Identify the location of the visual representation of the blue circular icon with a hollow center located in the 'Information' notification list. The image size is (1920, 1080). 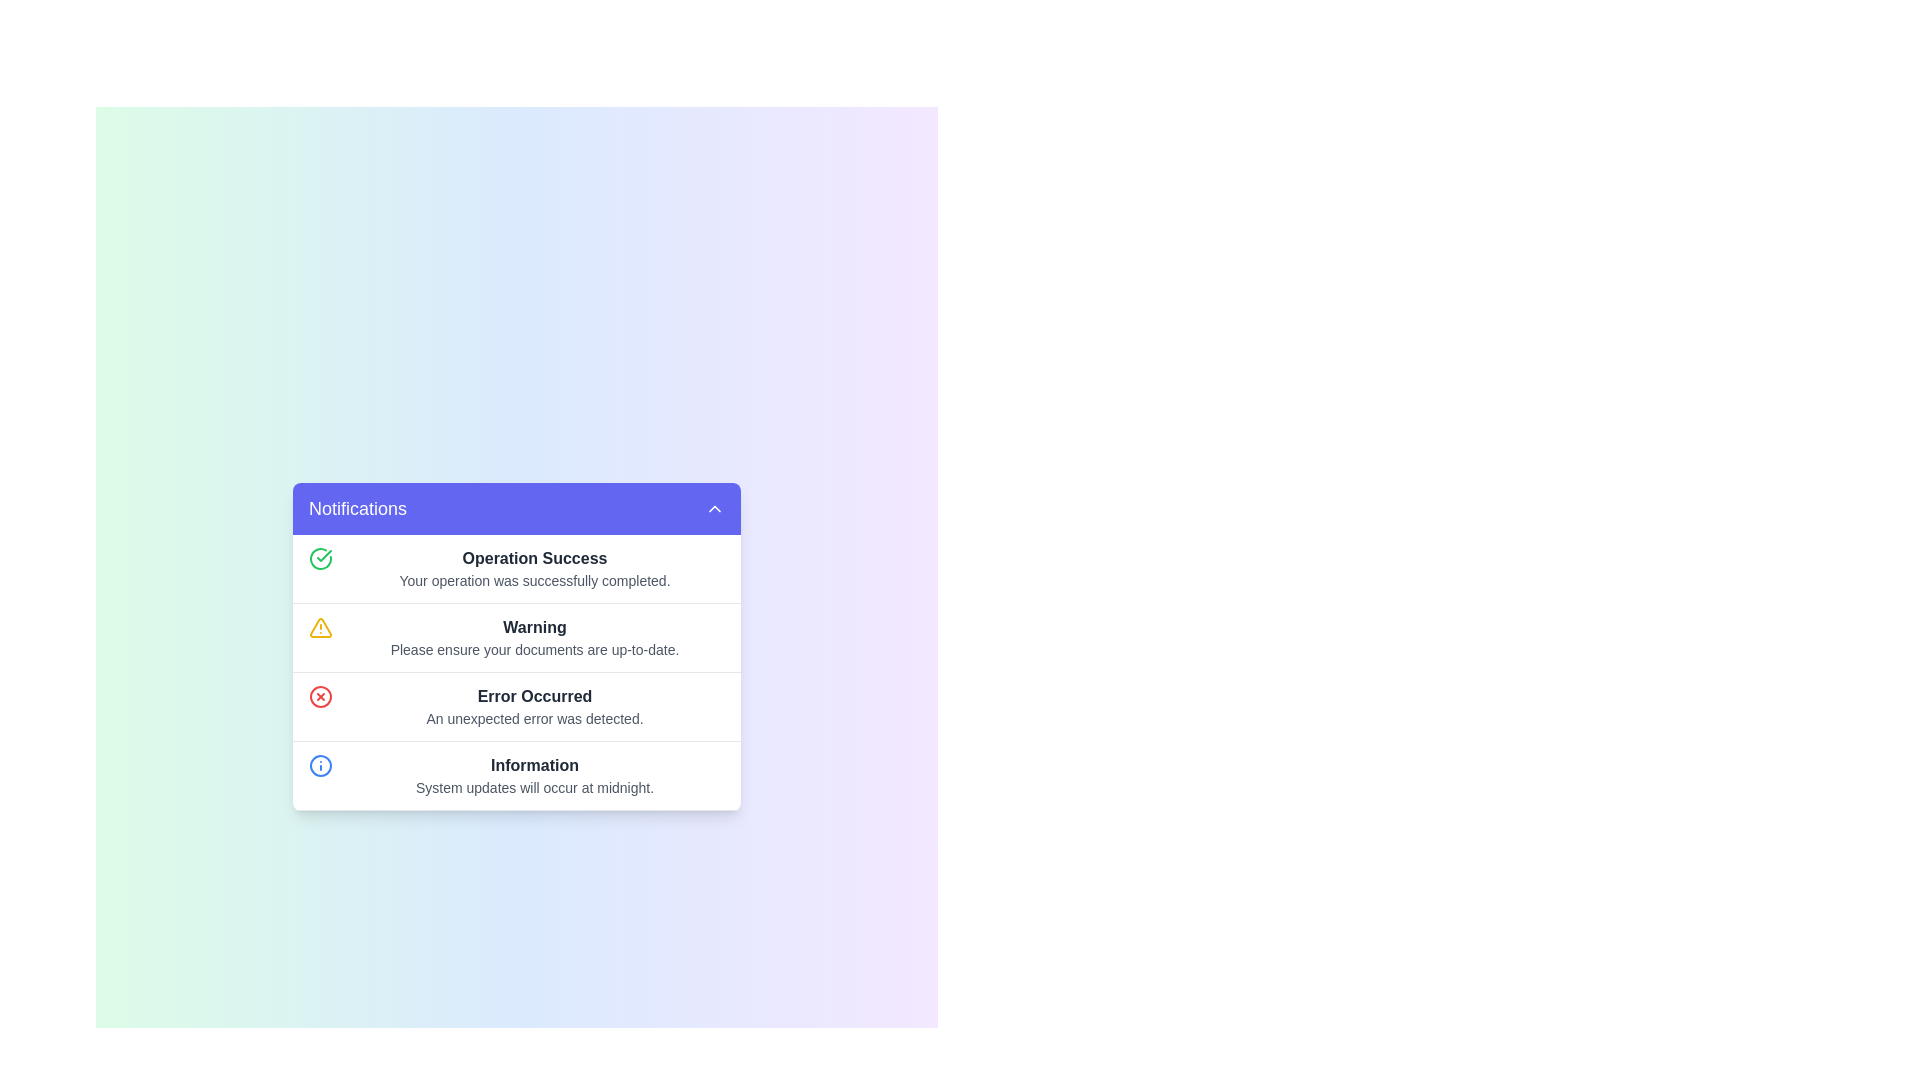
(321, 765).